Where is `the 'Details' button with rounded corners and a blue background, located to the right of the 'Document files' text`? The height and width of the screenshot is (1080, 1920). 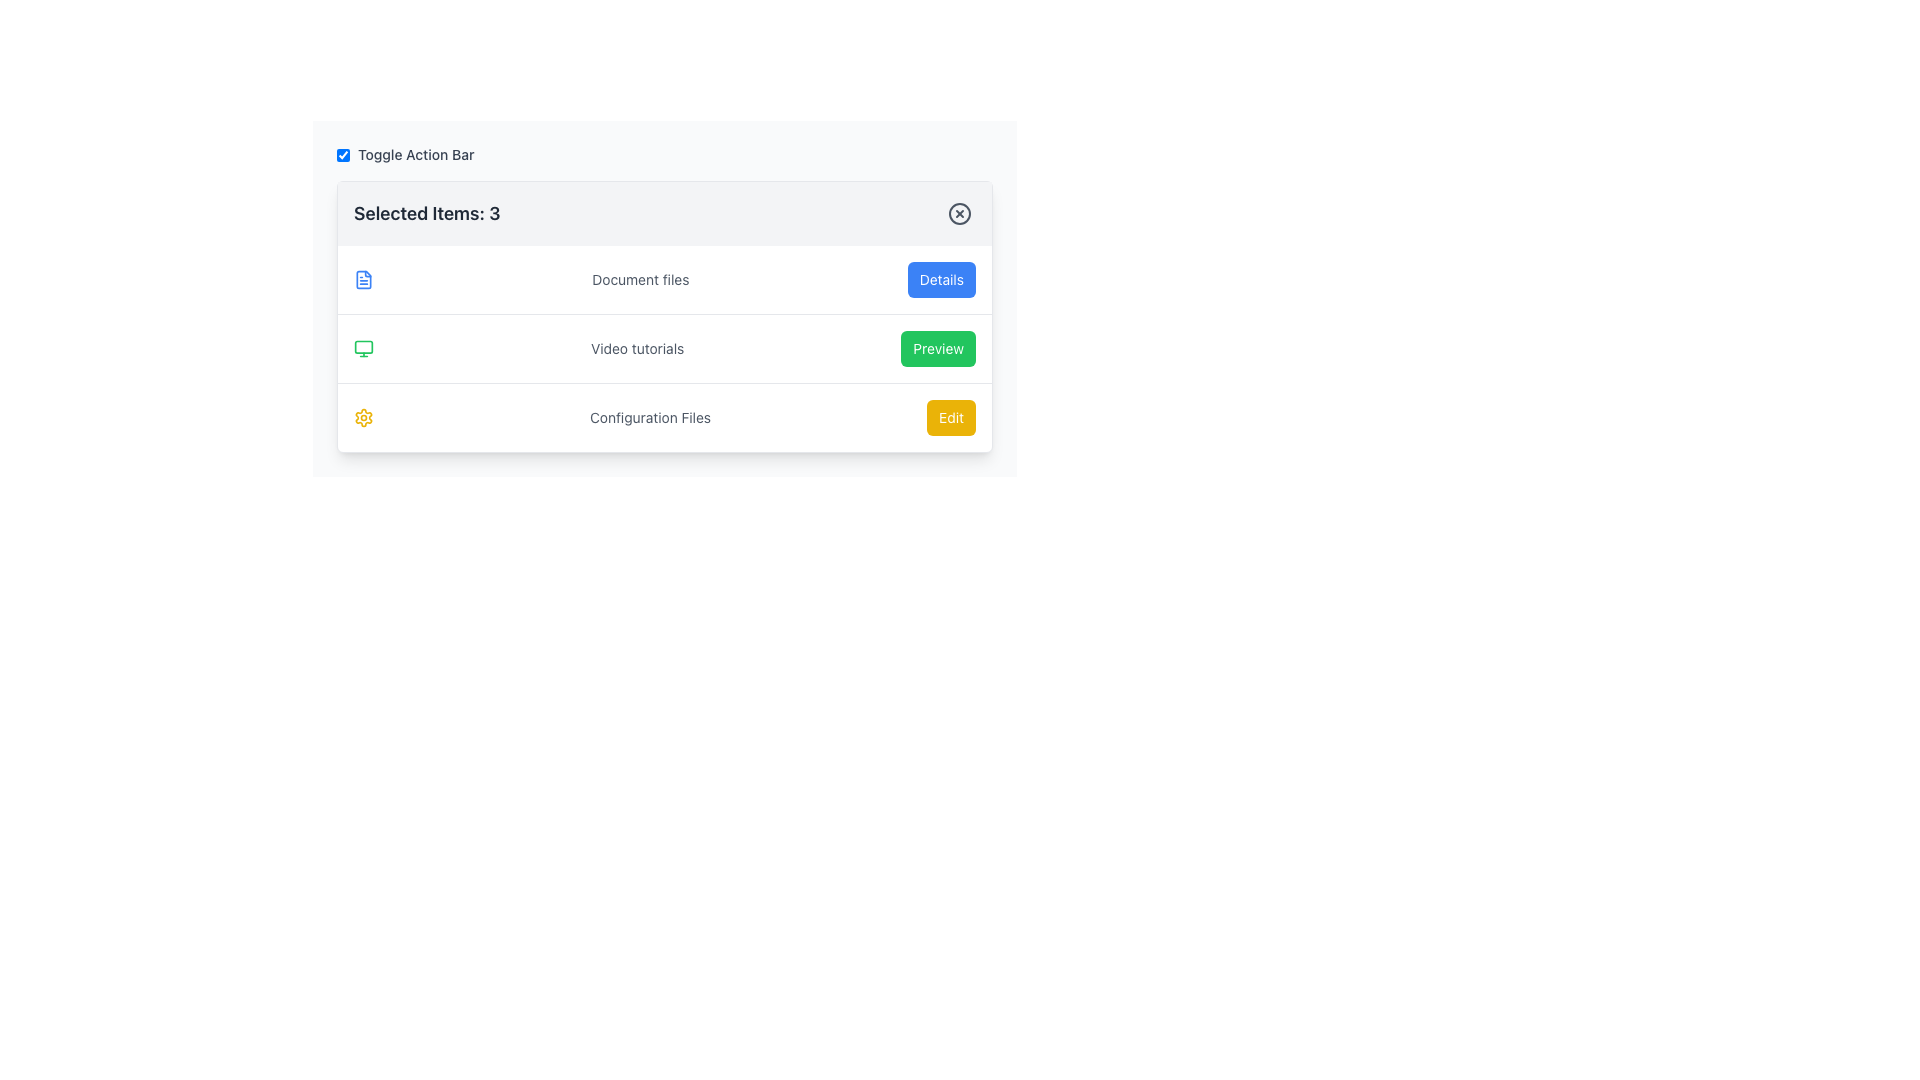 the 'Details' button with rounded corners and a blue background, located to the right of the 'Document files' text is located at coordinates (940, 280).